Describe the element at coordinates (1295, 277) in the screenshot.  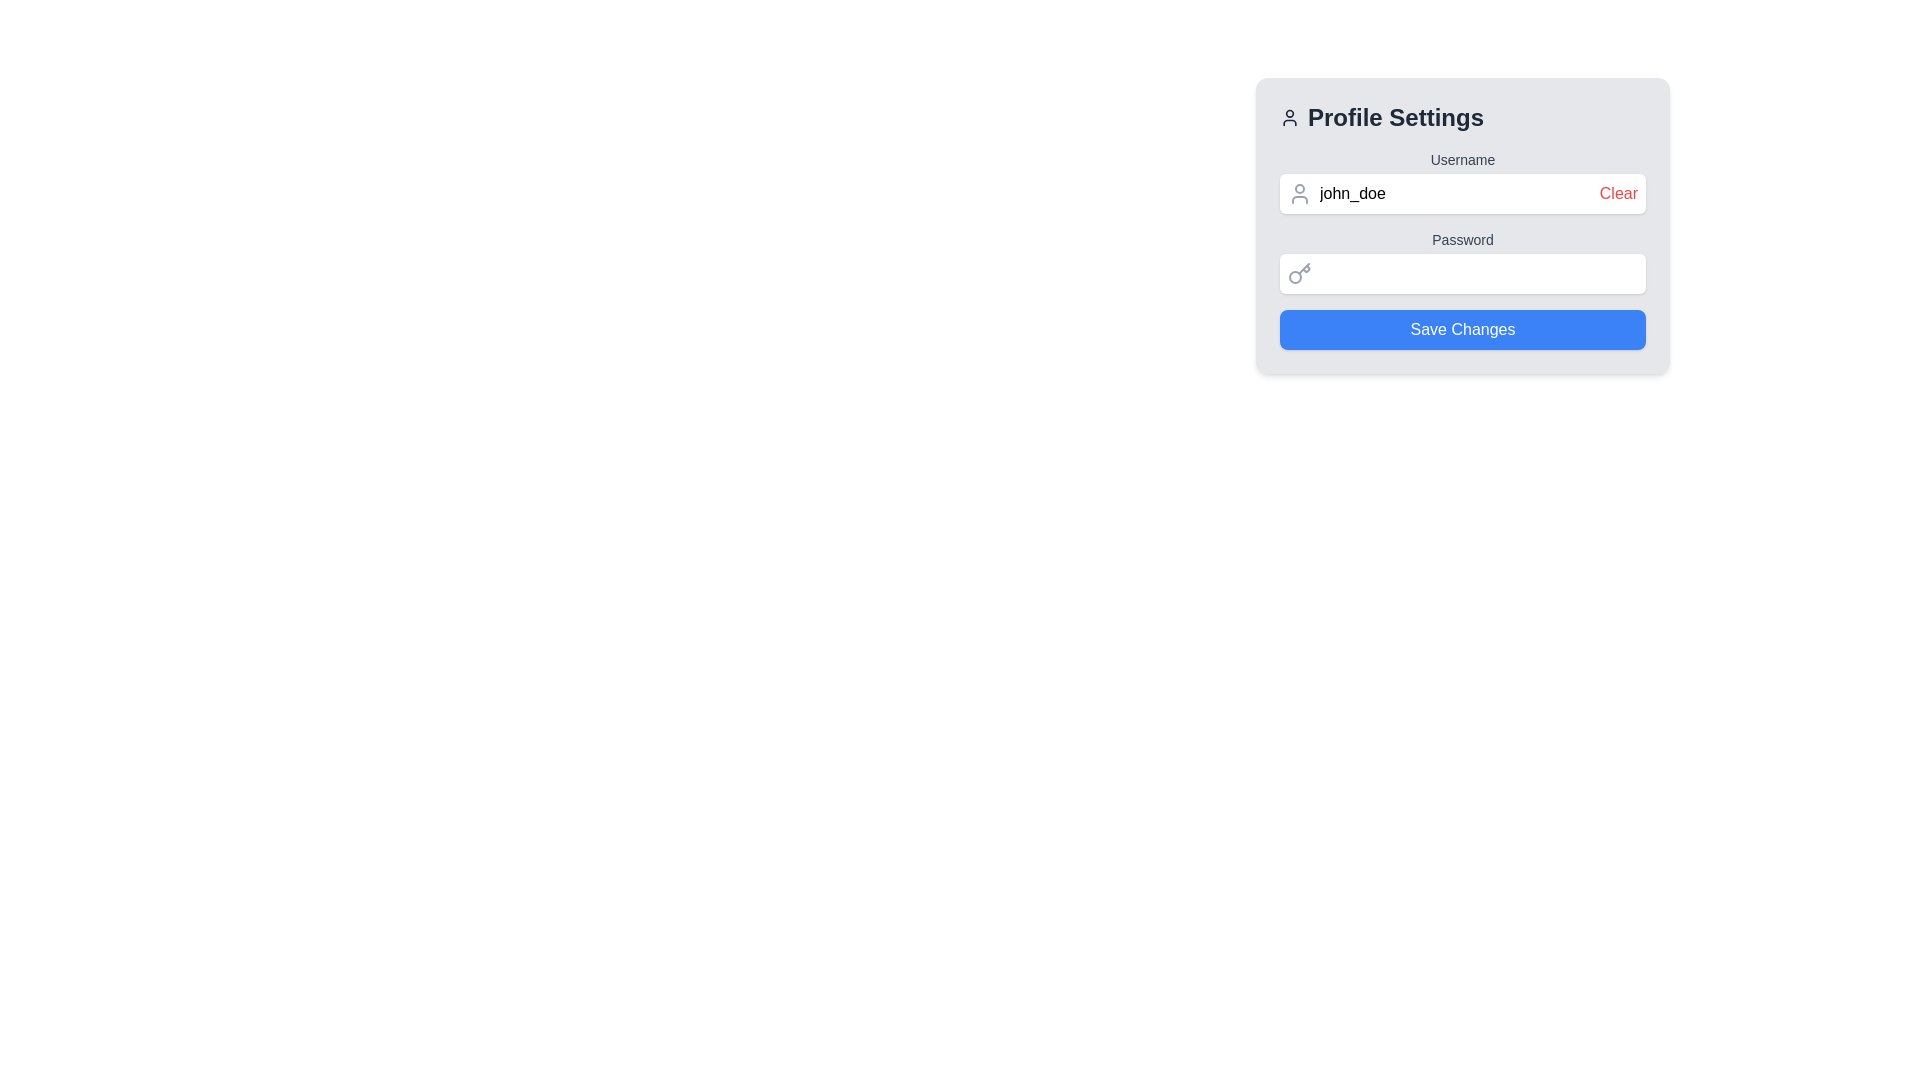
I see `the Circle element that is part of the key icon in the SVG graphic, located near the top-right corner of the password input field` at that location.